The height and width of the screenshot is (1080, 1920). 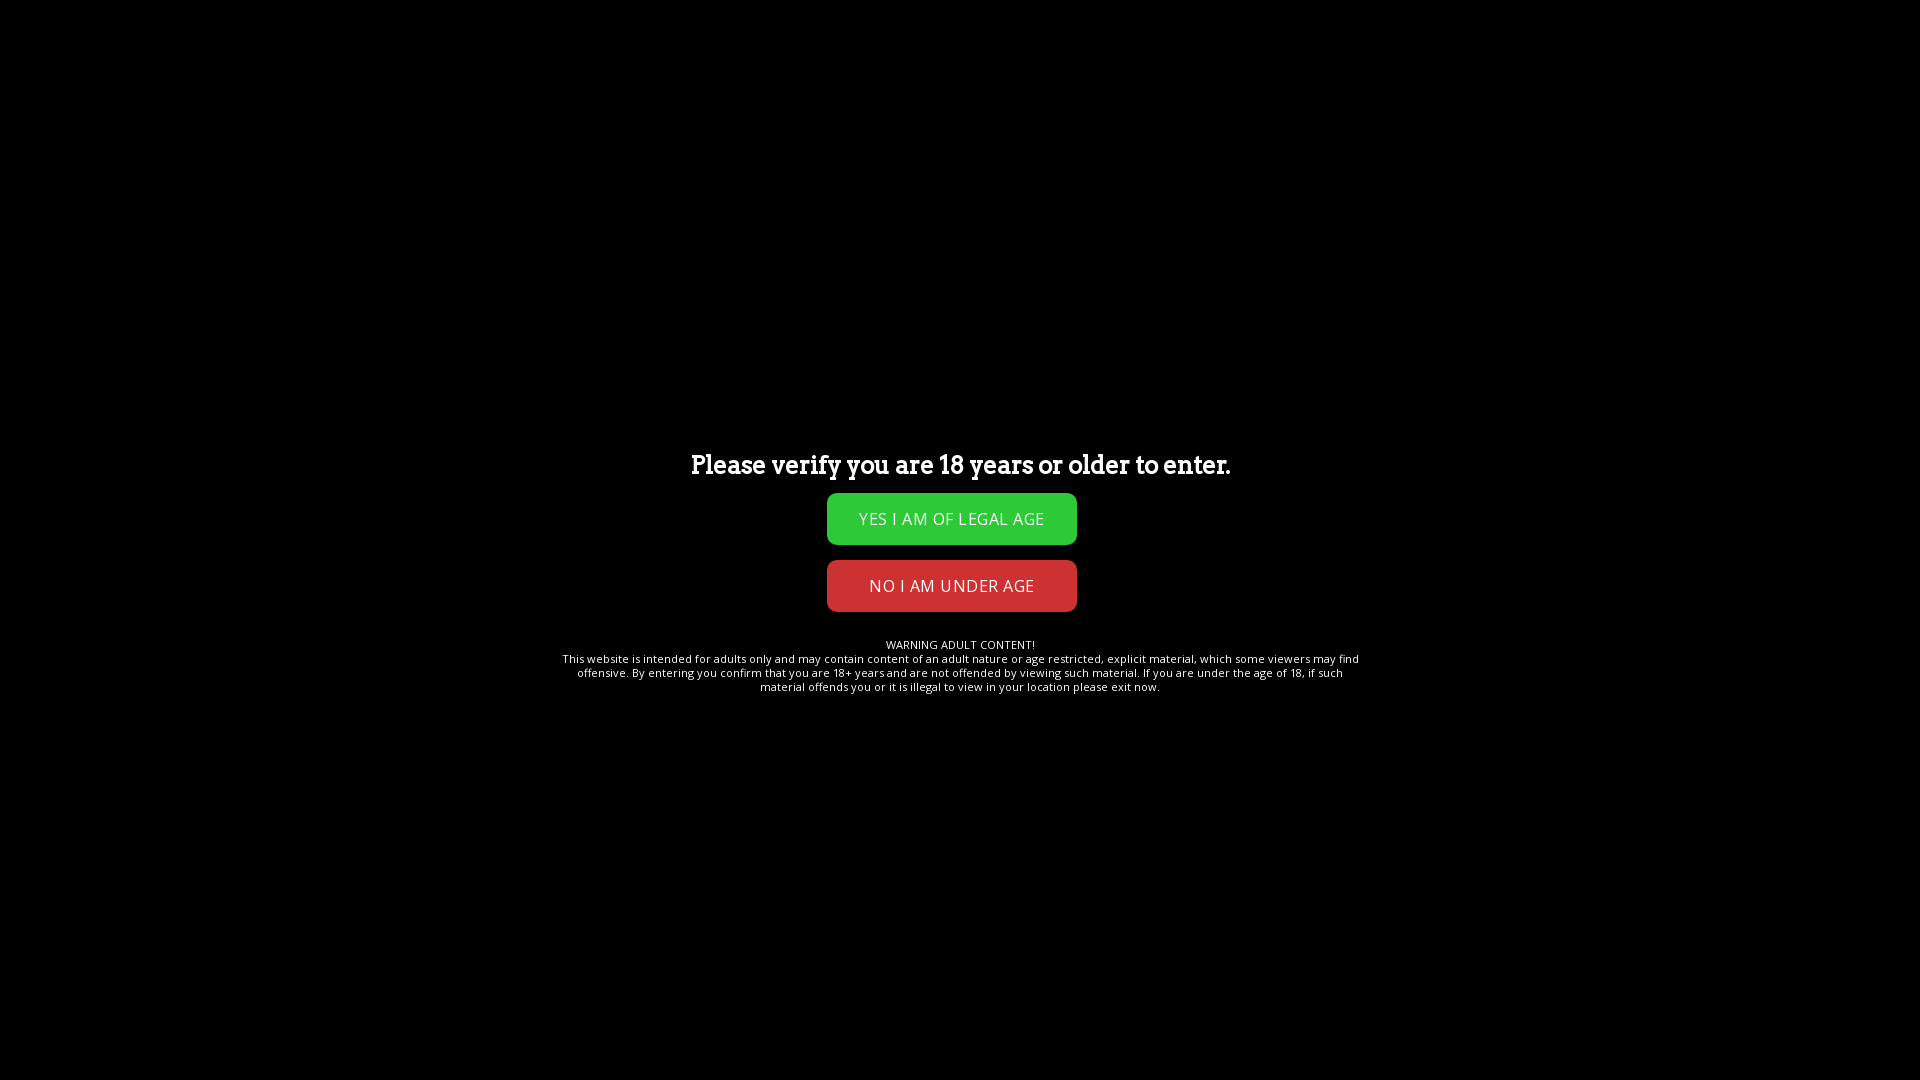 I want to click on 'DESCRIPTION', so click(x=103, y=726).